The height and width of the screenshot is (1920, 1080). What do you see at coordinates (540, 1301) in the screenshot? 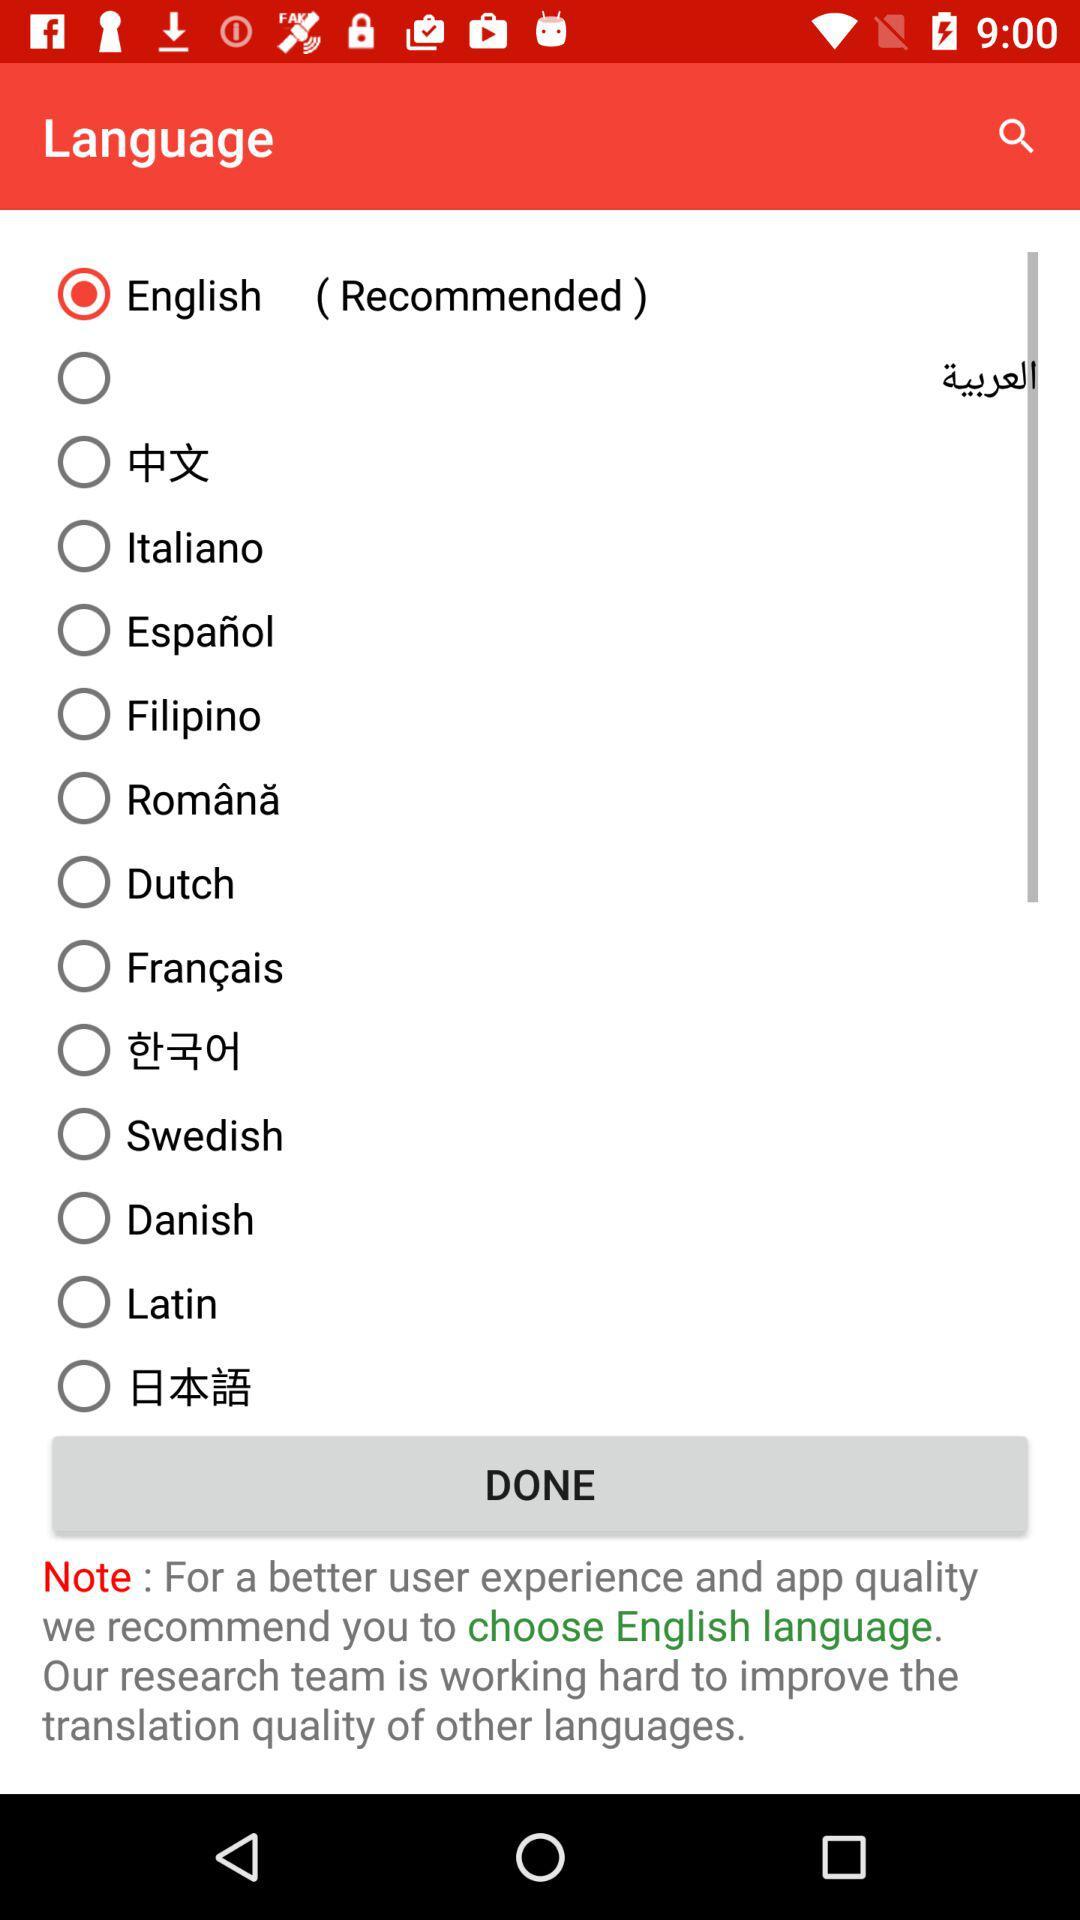
I see `the latin icon` at bounding box center [540, 1301].